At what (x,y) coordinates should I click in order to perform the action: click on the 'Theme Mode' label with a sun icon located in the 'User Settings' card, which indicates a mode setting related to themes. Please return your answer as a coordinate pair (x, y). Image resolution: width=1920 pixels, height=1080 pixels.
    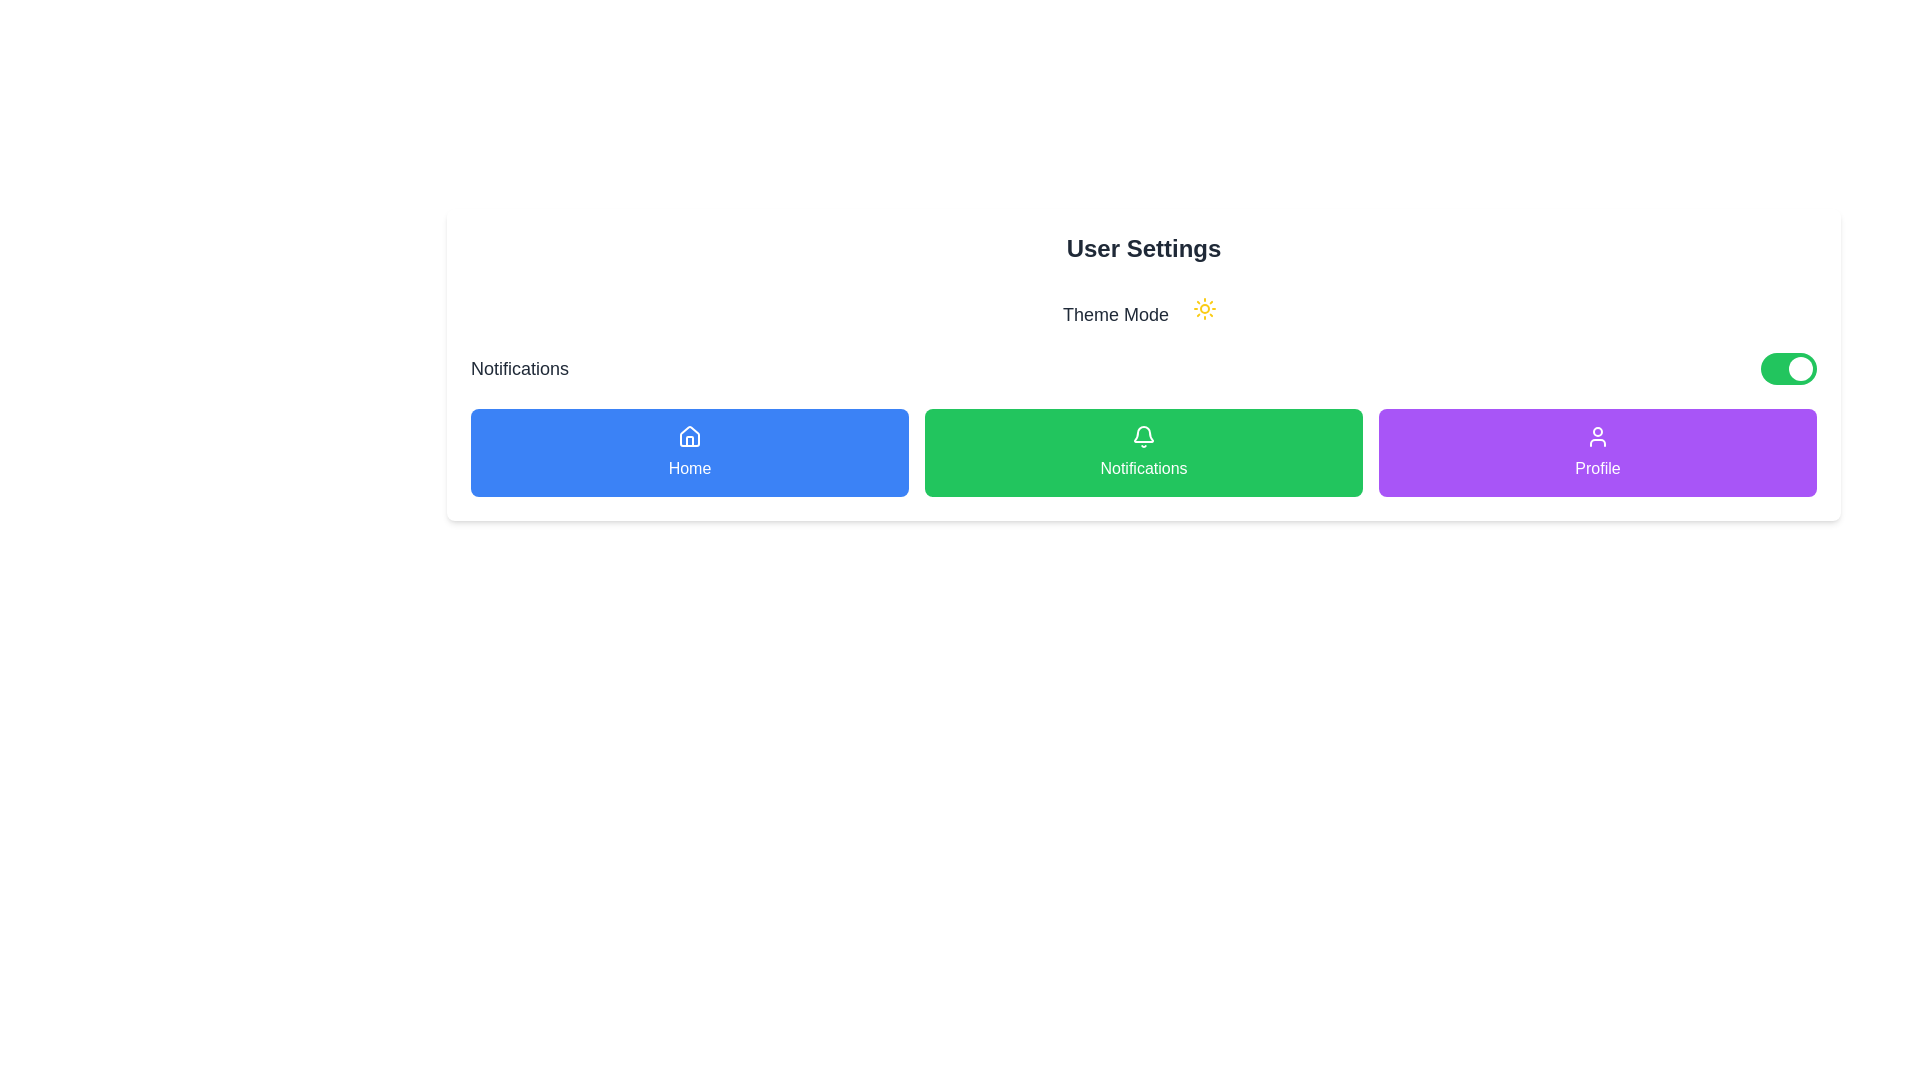
    Looking at the image, I should click on (1143, 308).